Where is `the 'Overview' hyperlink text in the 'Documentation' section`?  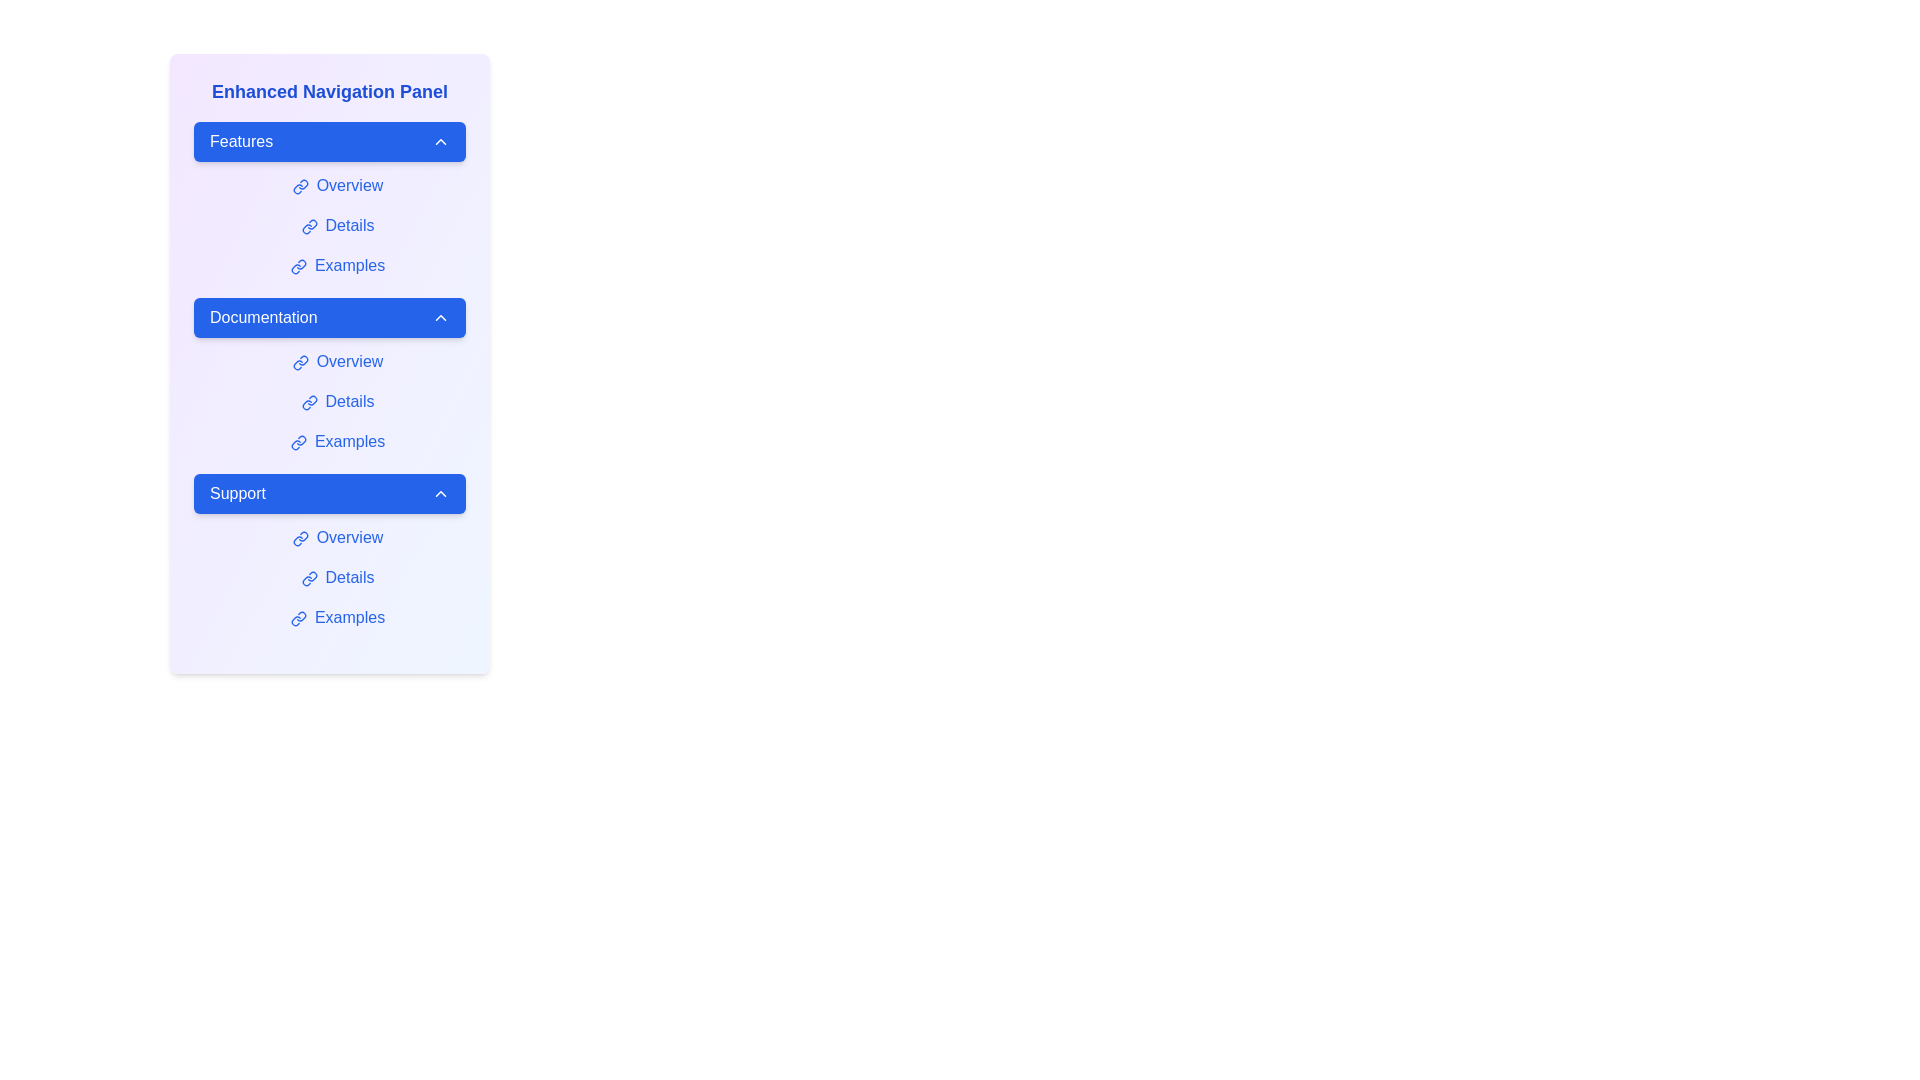 the 'Overview' hyperlink text in the 'Documentation' section is located at coordinates (337, 362).